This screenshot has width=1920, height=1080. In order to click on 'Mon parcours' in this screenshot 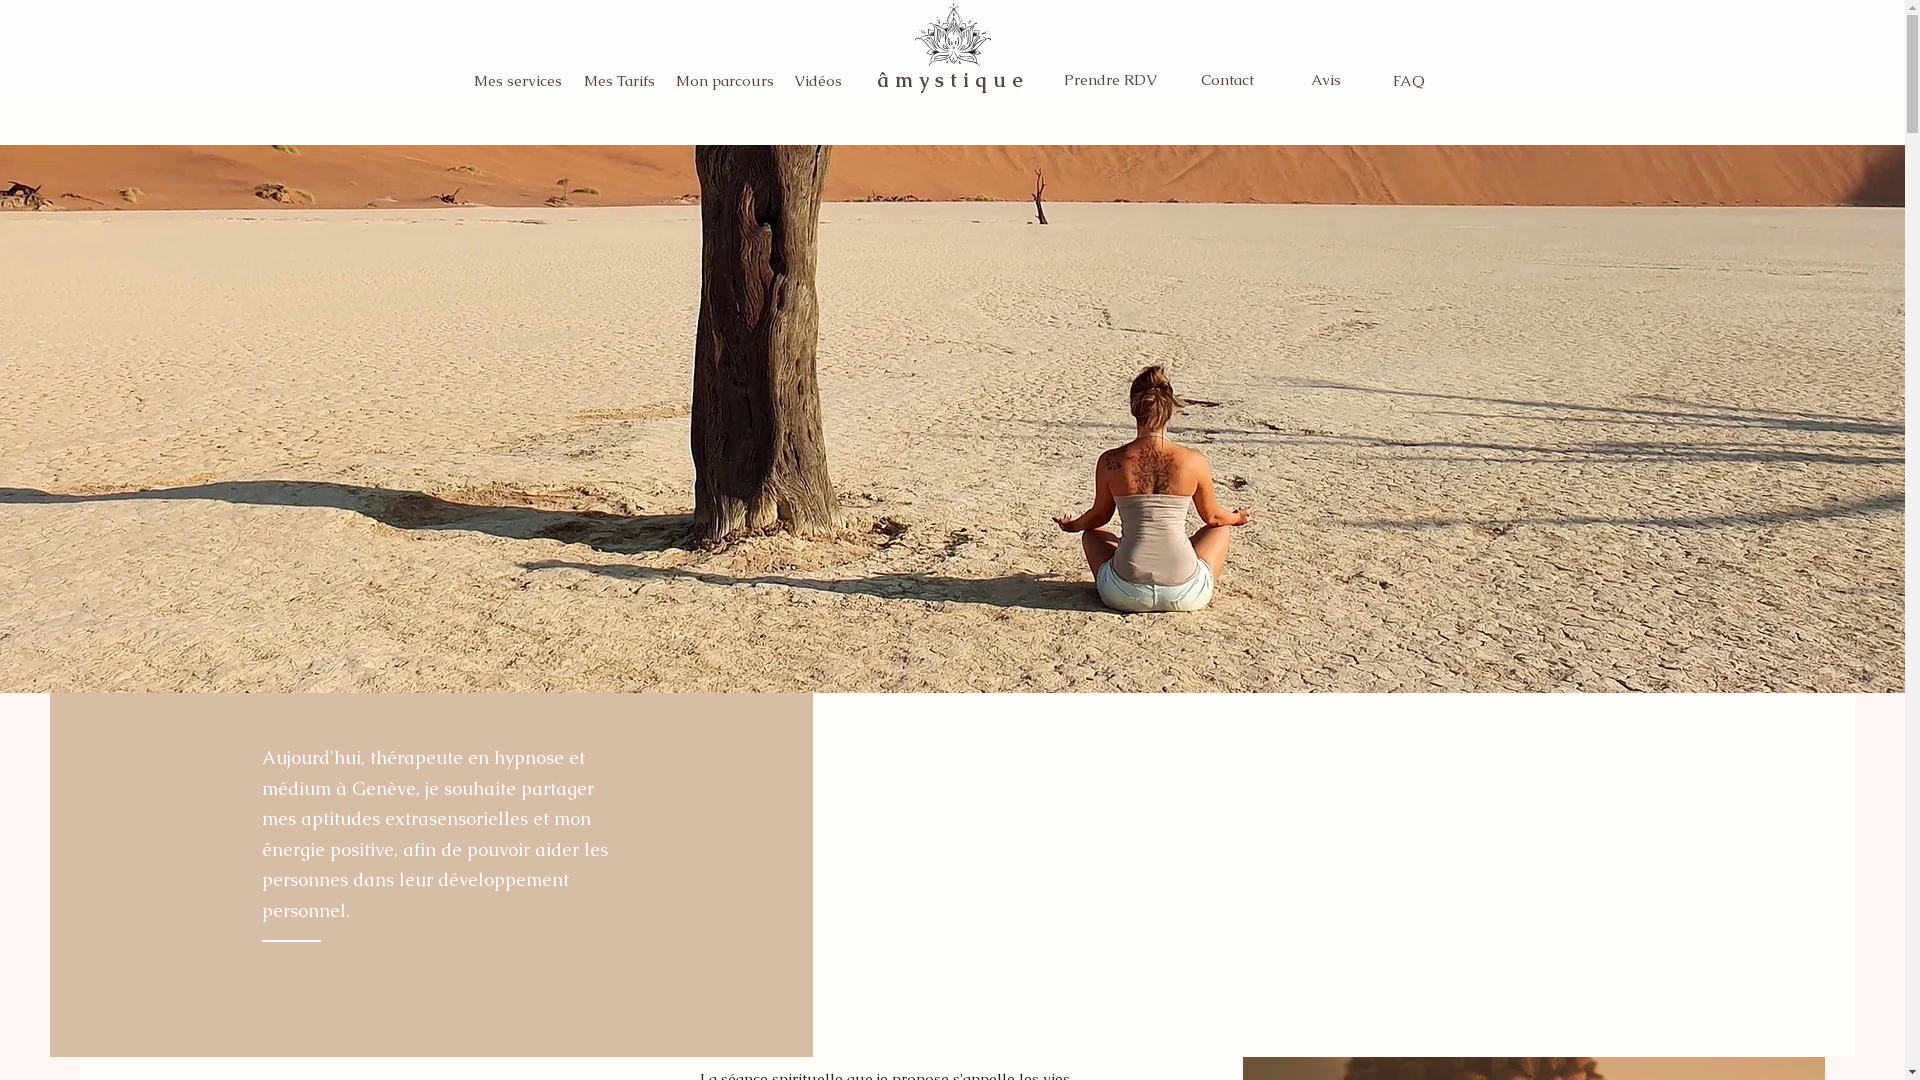, I will do `click(724, 79)`.